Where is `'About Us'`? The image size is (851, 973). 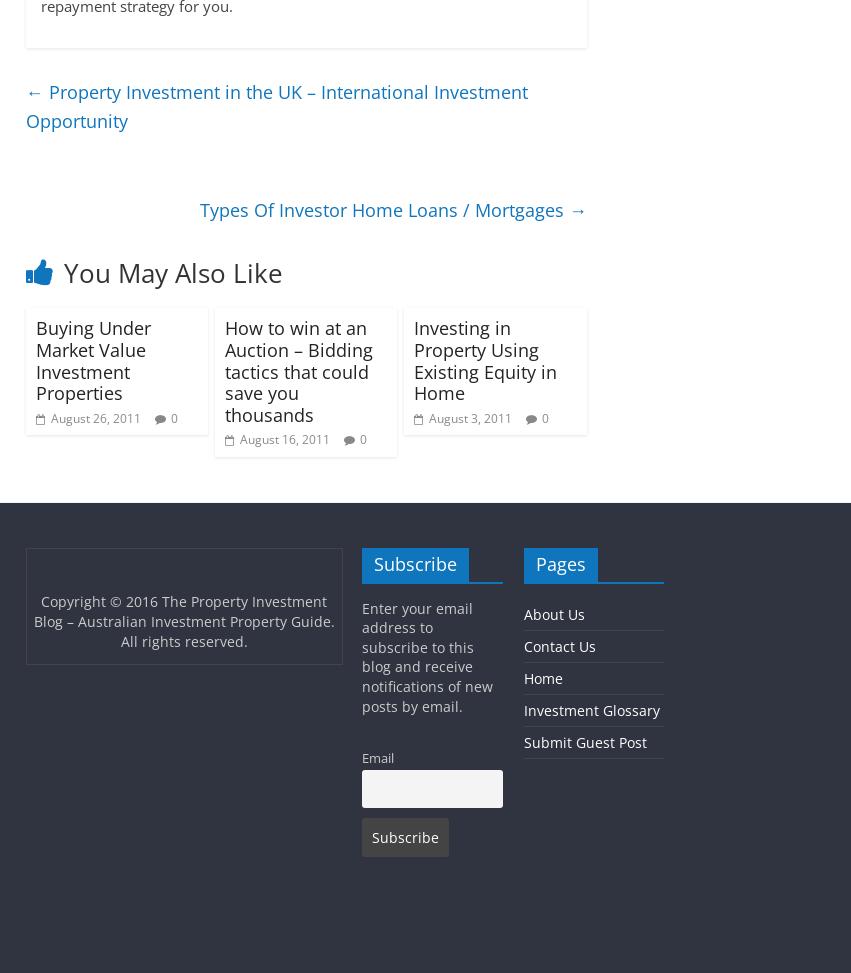 'About Us' is located at coordinates (552, 613).